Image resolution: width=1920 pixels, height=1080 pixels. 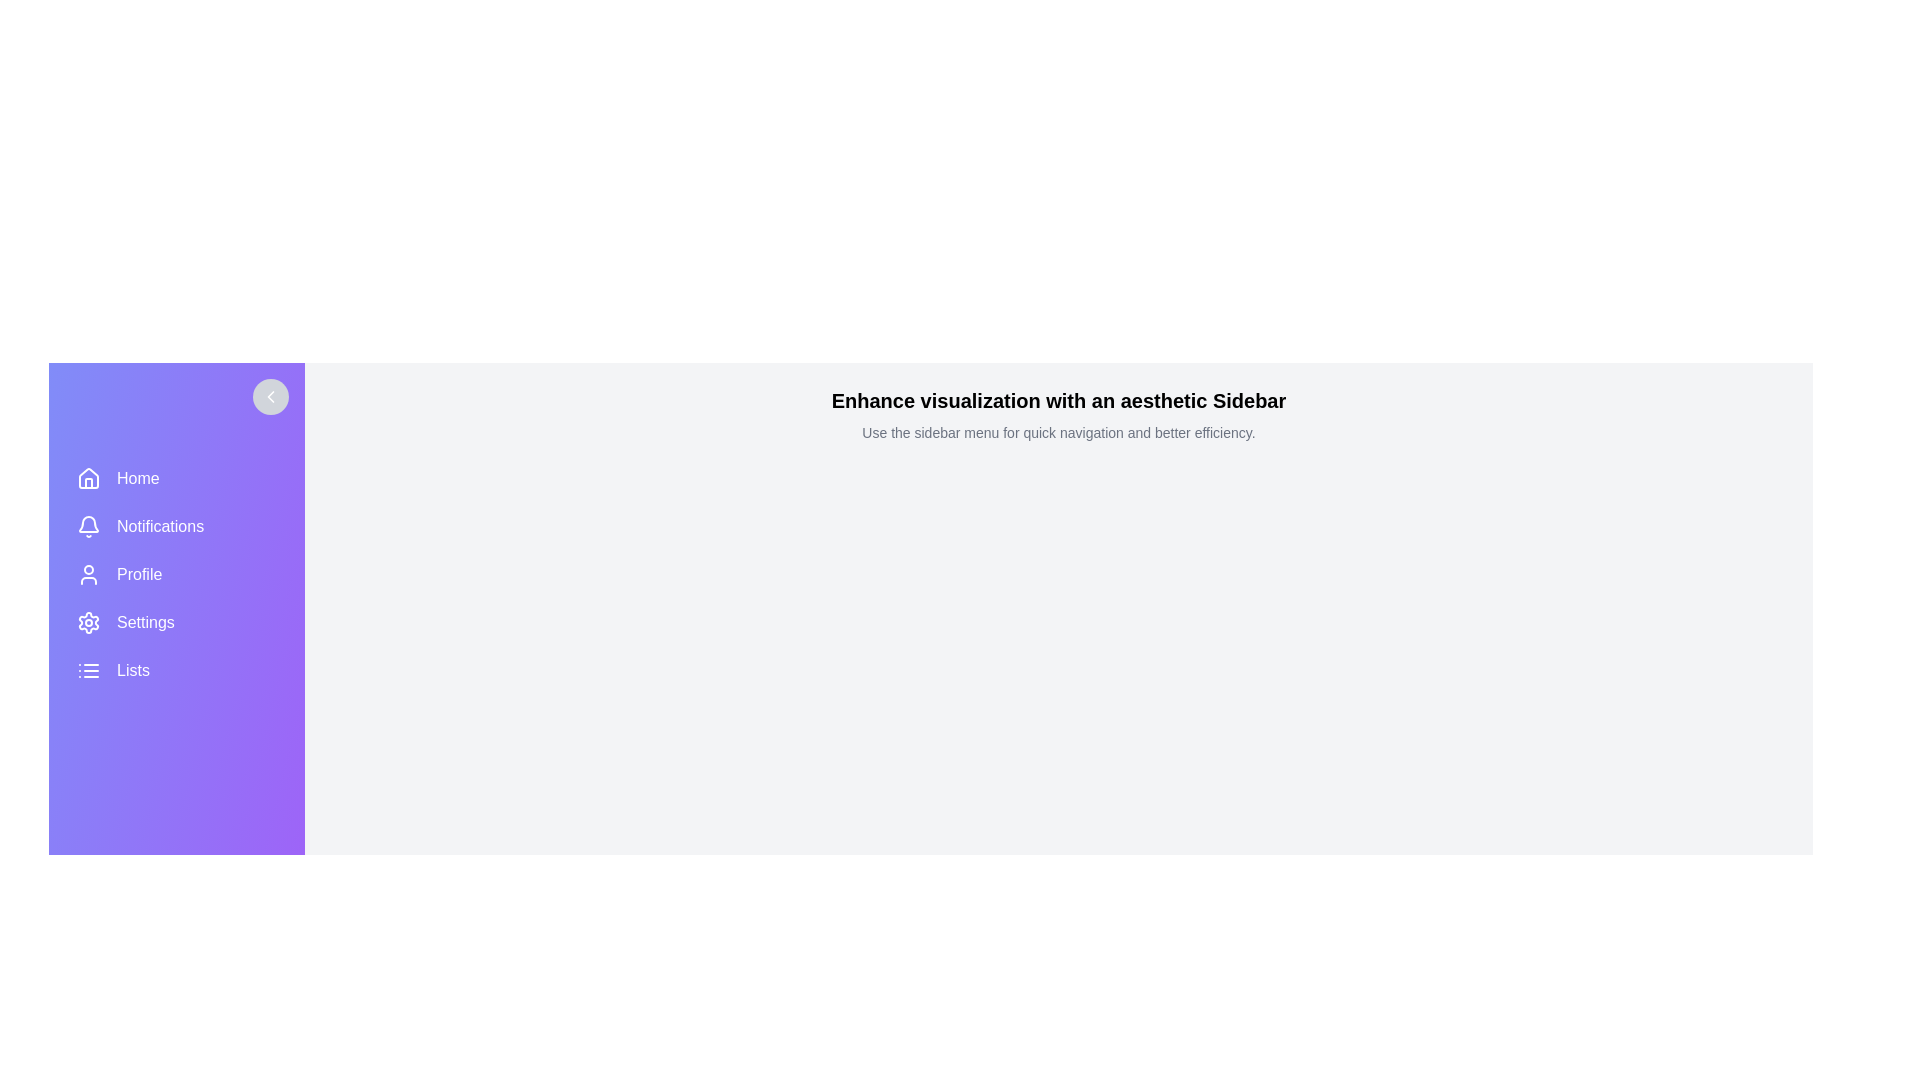 I want to click on the menu item Lists to reveal its label, so click(x=177, y=671).